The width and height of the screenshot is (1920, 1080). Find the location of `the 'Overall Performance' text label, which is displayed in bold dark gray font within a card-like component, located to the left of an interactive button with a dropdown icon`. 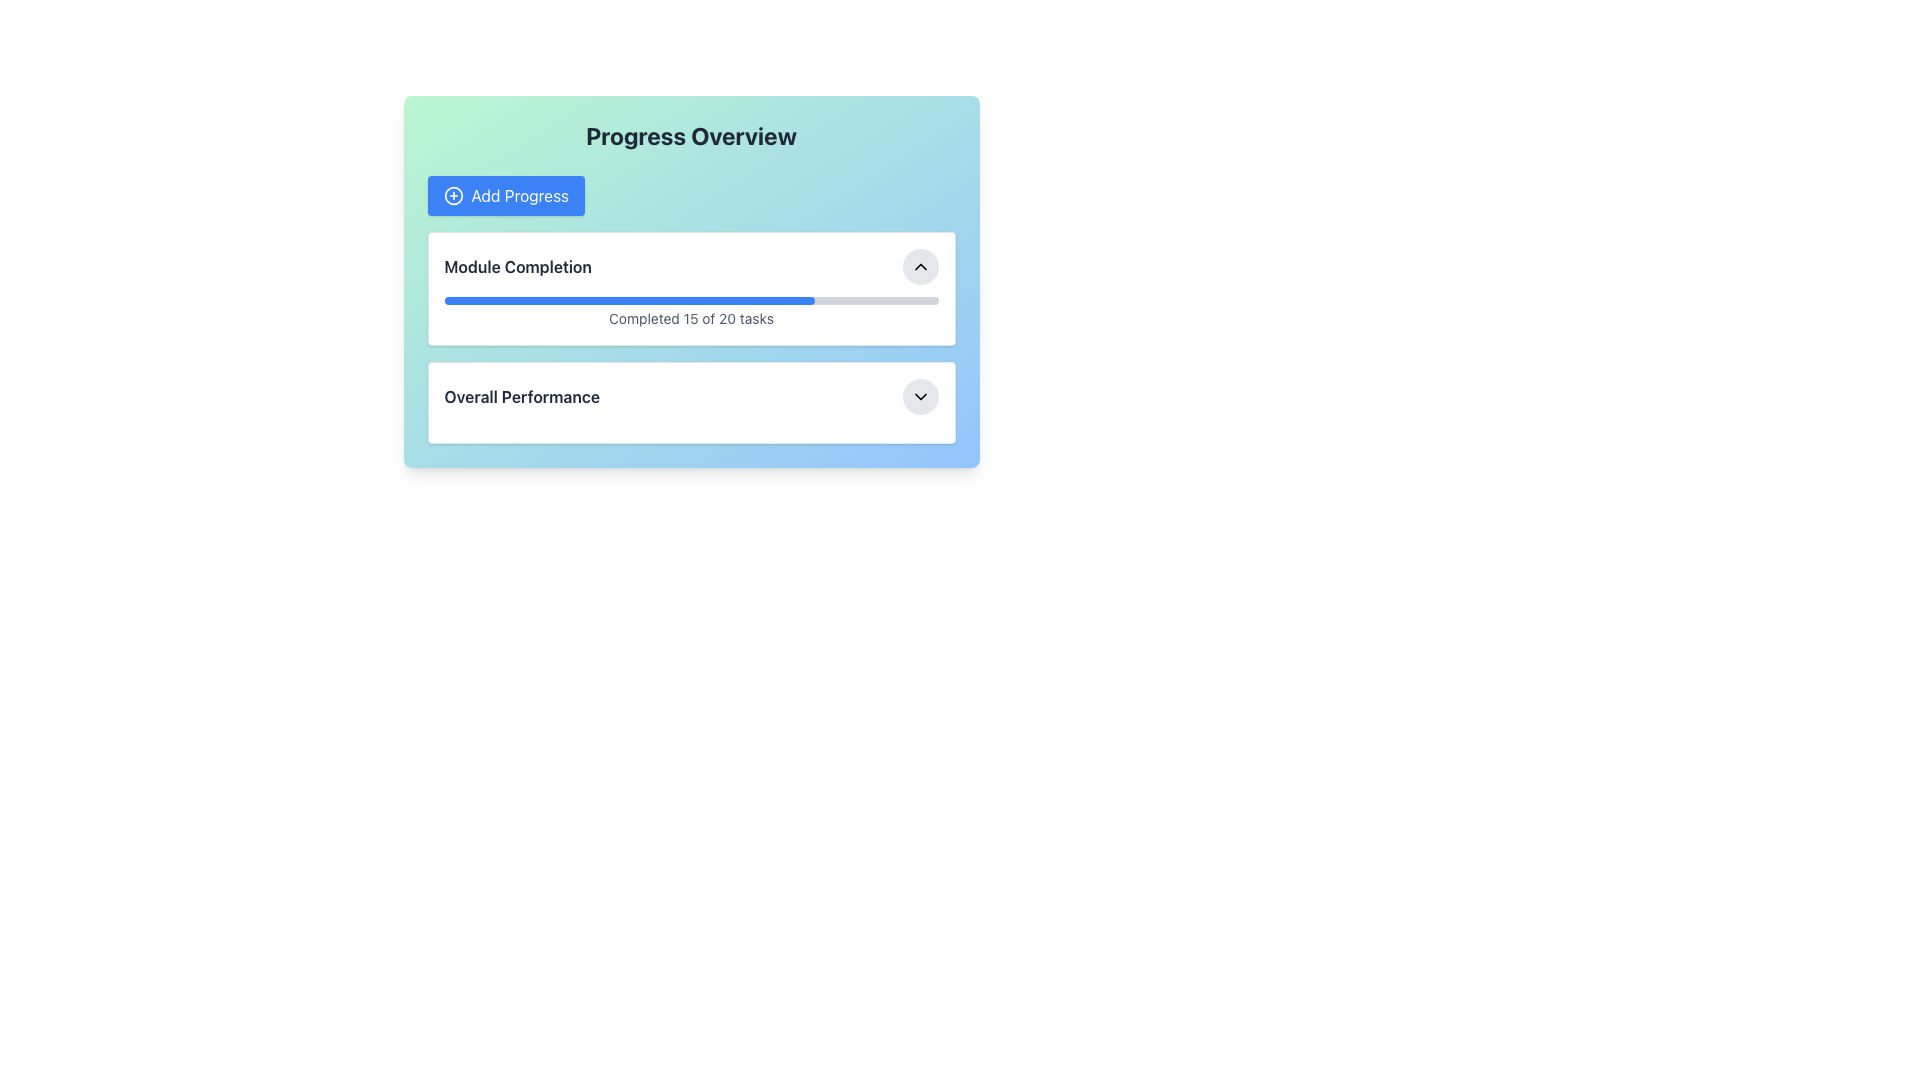

the 'Overall Performance' text label, which is displayed in bold dark gray font within a card-like component, located to the left of an interactive button with a dropdown icon is located at coordinates (522, 397).